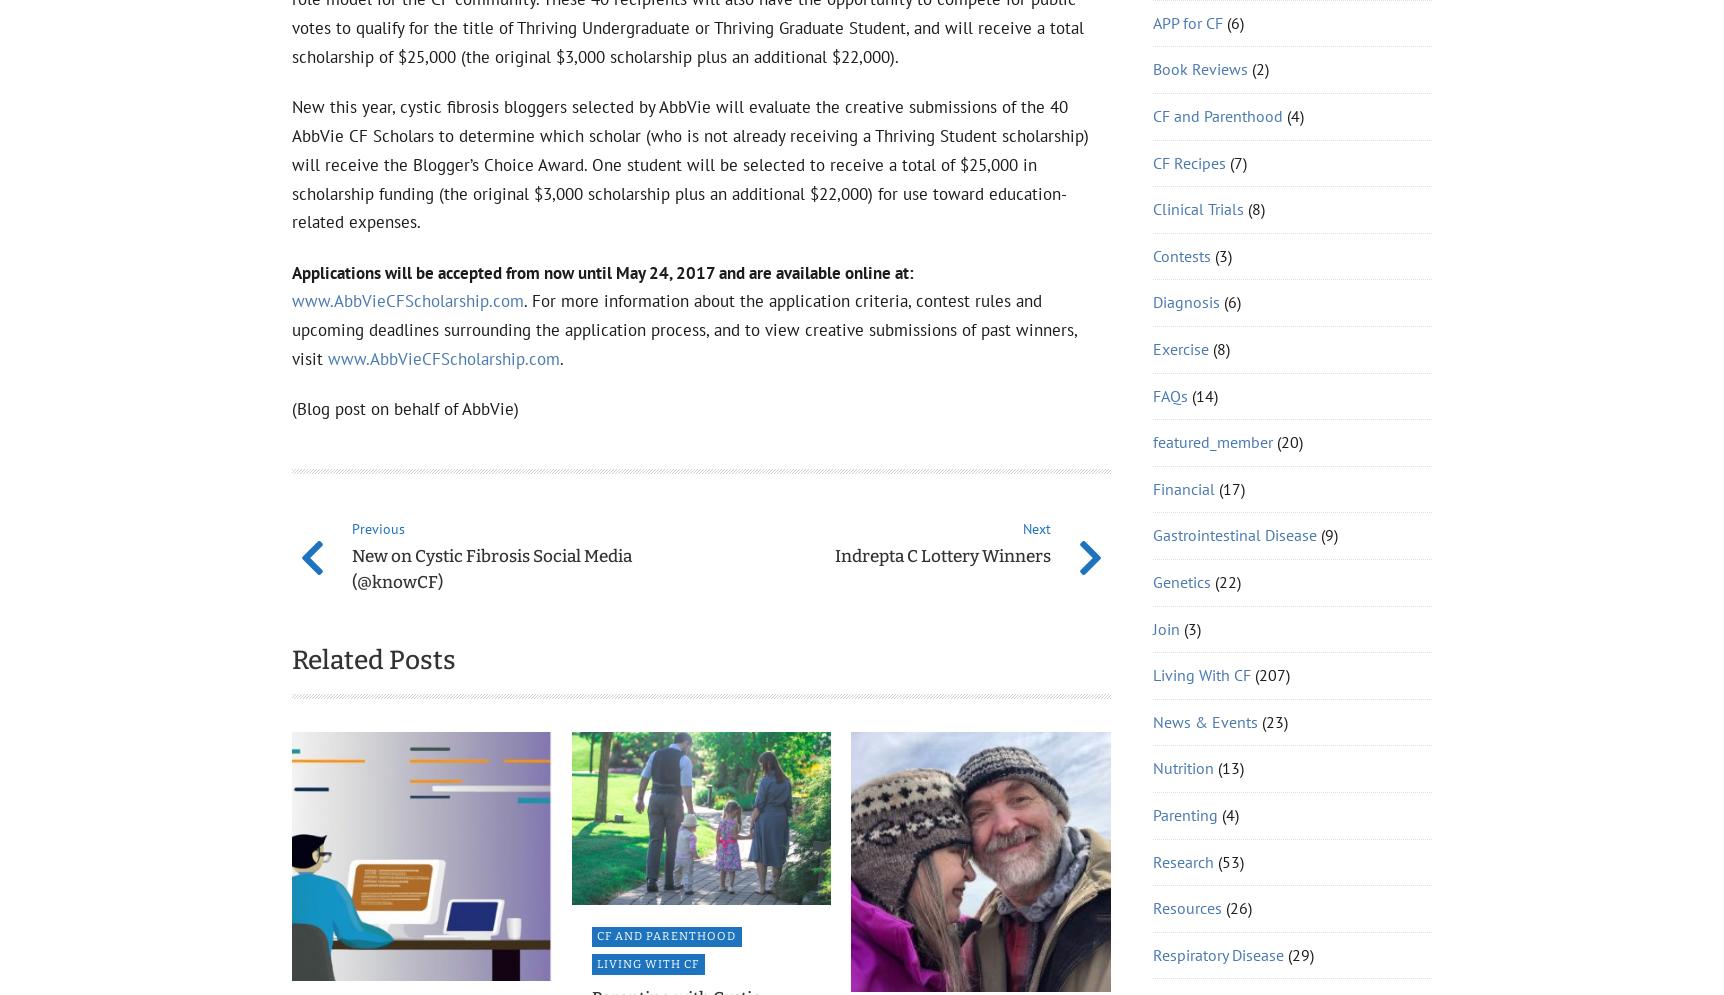 Image resolution: width=1724 pixels, height=995 pixels. Describe the element at coordinates (1192, 324) in the screenshot. I see `'Transplants'` at that location.